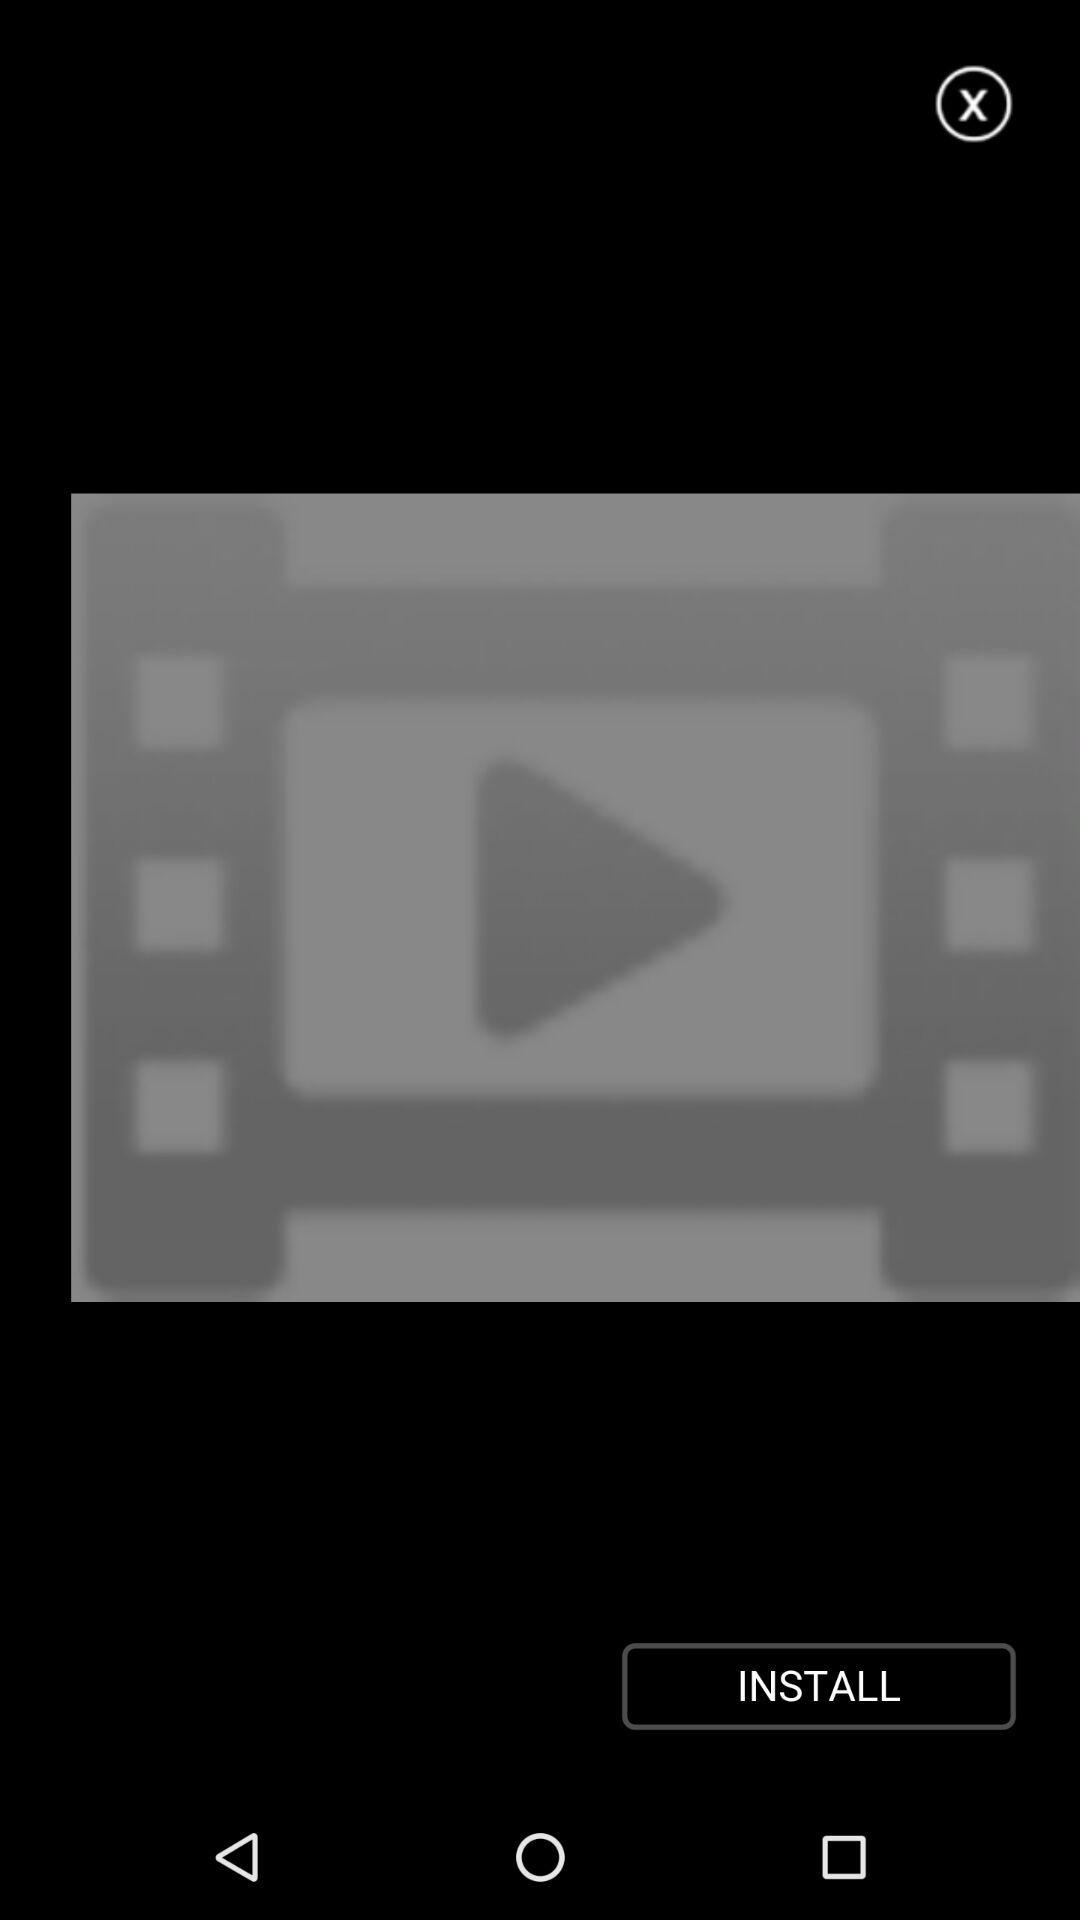 The width and height of the screenshot is (1080, 1920). I want to click on this page, so click(974, 104).